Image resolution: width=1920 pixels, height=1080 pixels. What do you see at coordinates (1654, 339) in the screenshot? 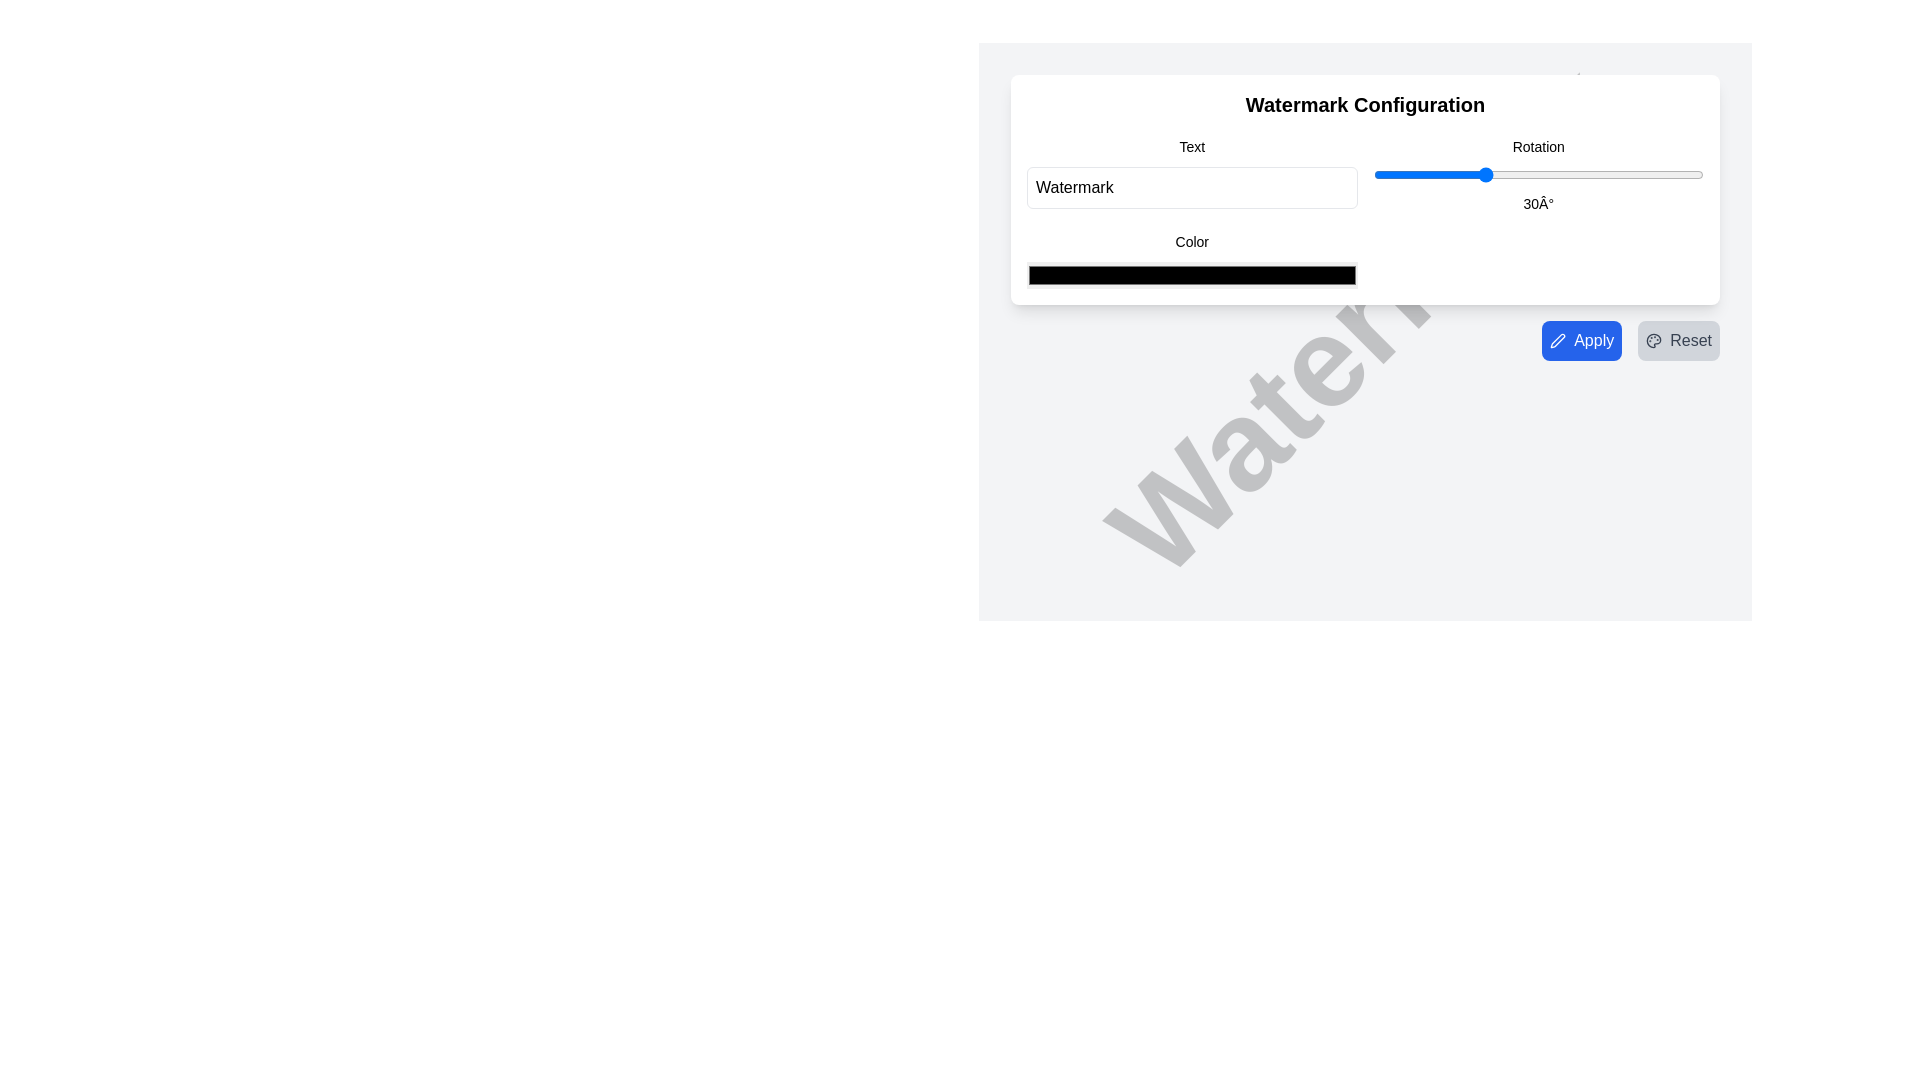
I see `the SVG graphic component that appears as a minimalistic palette icon located towards the upper-right corner of the larger SVG structure` at bounding box center [1654, 339].